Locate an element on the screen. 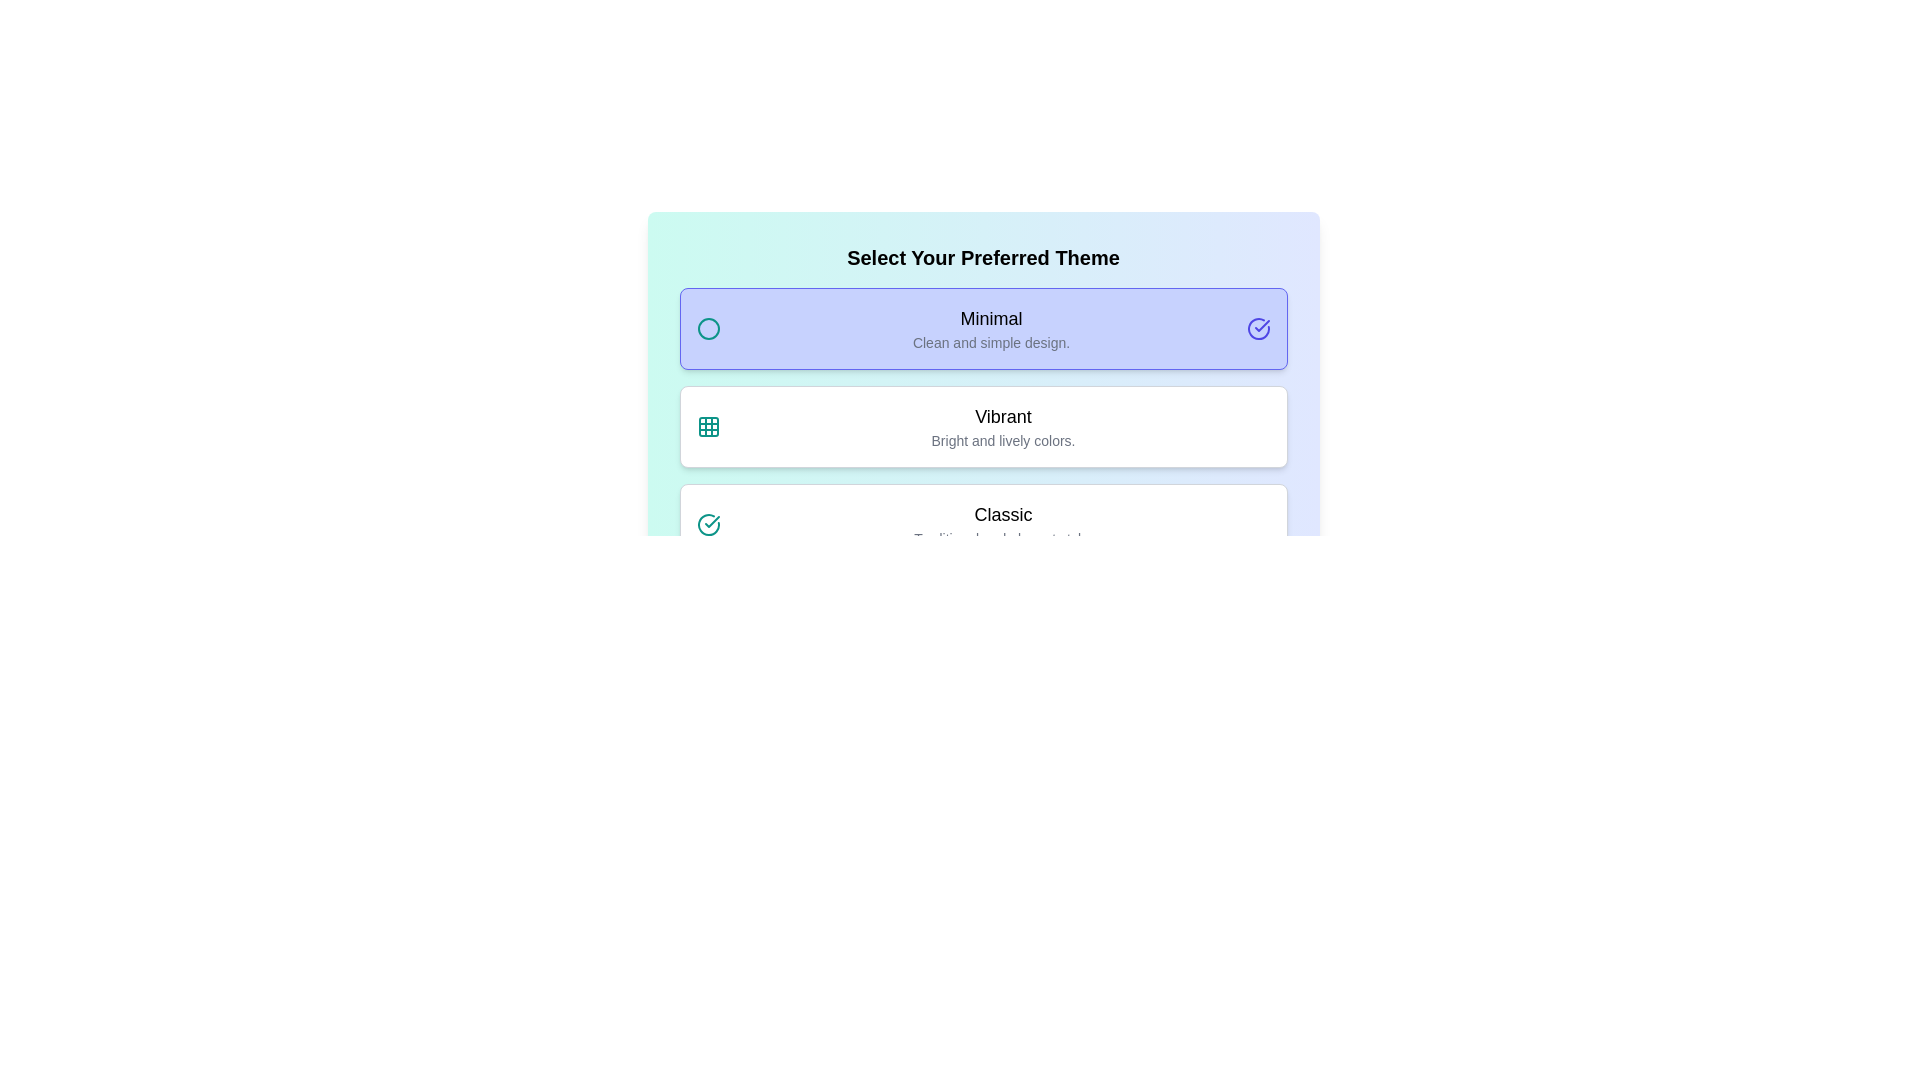  the circular icon with a teal border and transparent interior, located on the left side of the 'Minimal' card, which is the first card in the vertical list of options is located at coordinates (708, 327).